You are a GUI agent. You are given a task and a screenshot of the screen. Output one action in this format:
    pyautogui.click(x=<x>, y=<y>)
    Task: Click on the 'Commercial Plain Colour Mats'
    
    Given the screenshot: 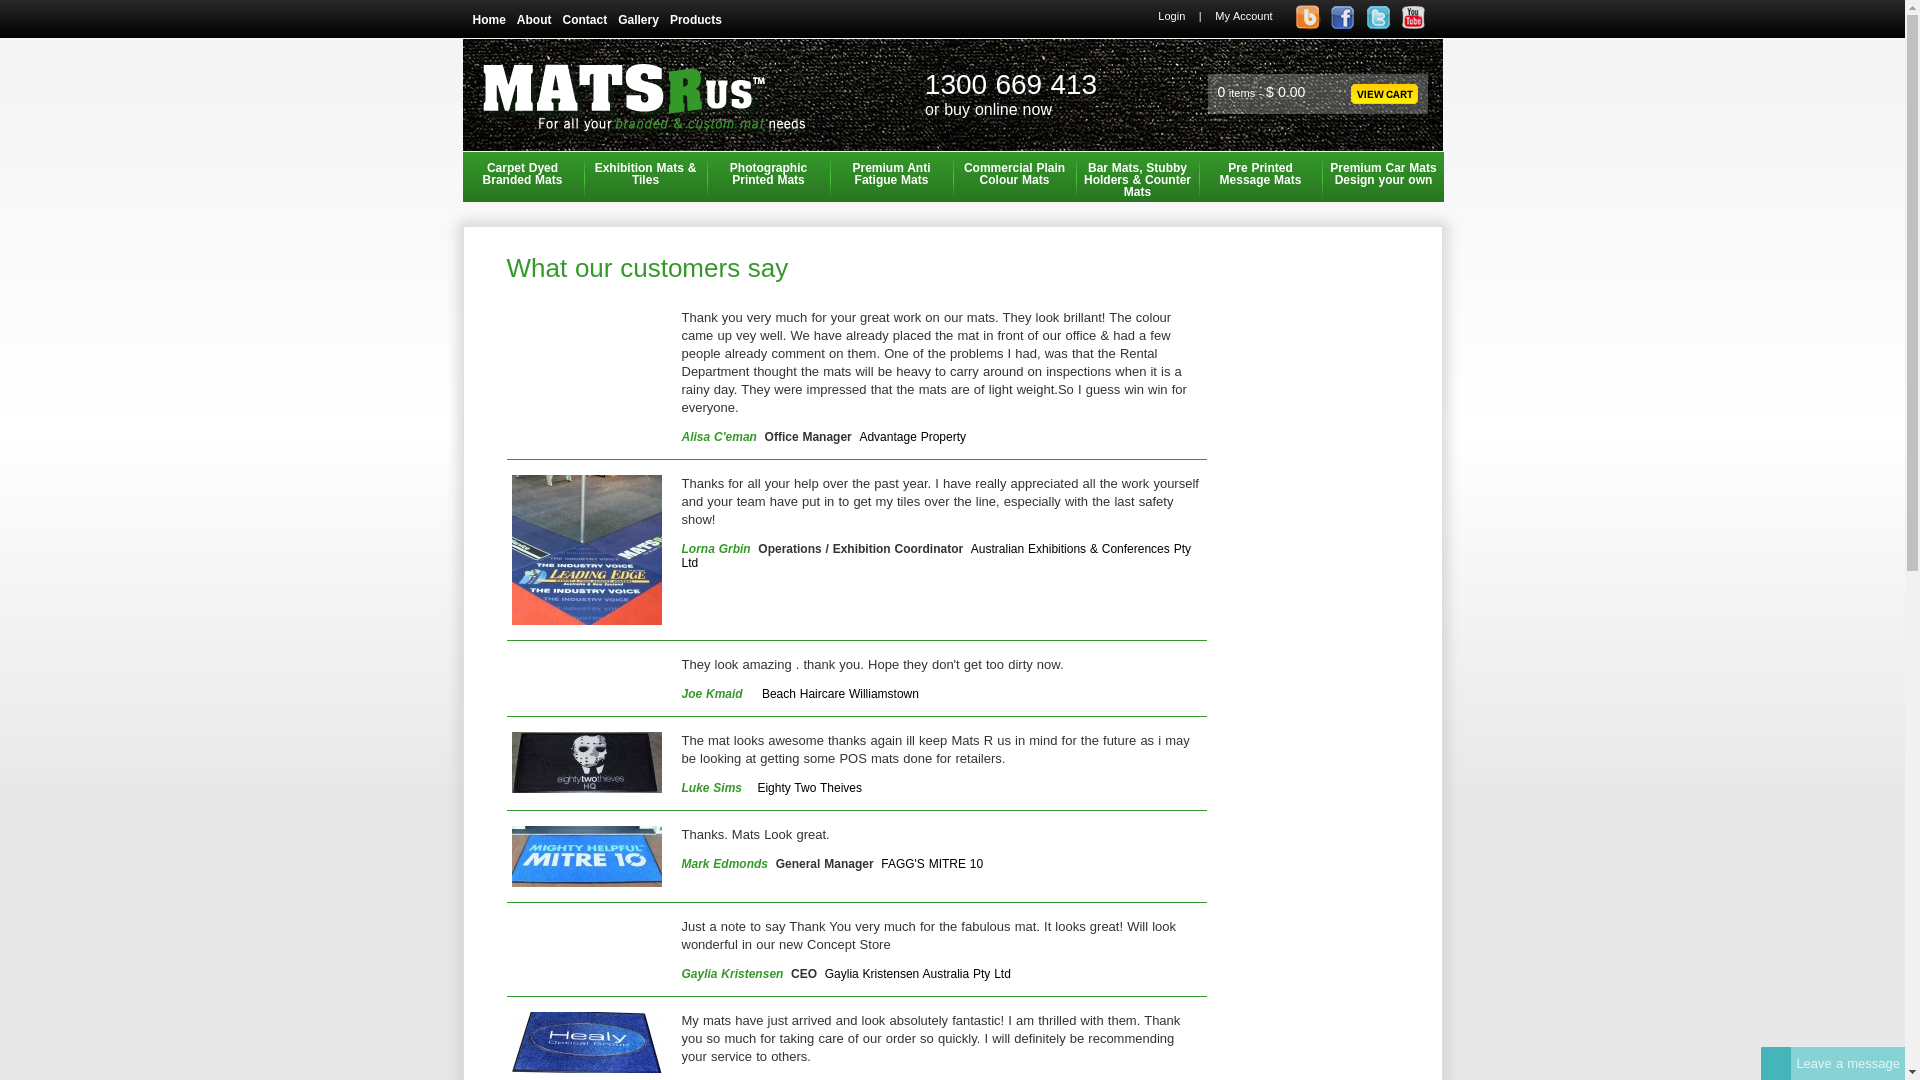 What is the action you would take?
    pyautogui.click(x=953, y=176)
    